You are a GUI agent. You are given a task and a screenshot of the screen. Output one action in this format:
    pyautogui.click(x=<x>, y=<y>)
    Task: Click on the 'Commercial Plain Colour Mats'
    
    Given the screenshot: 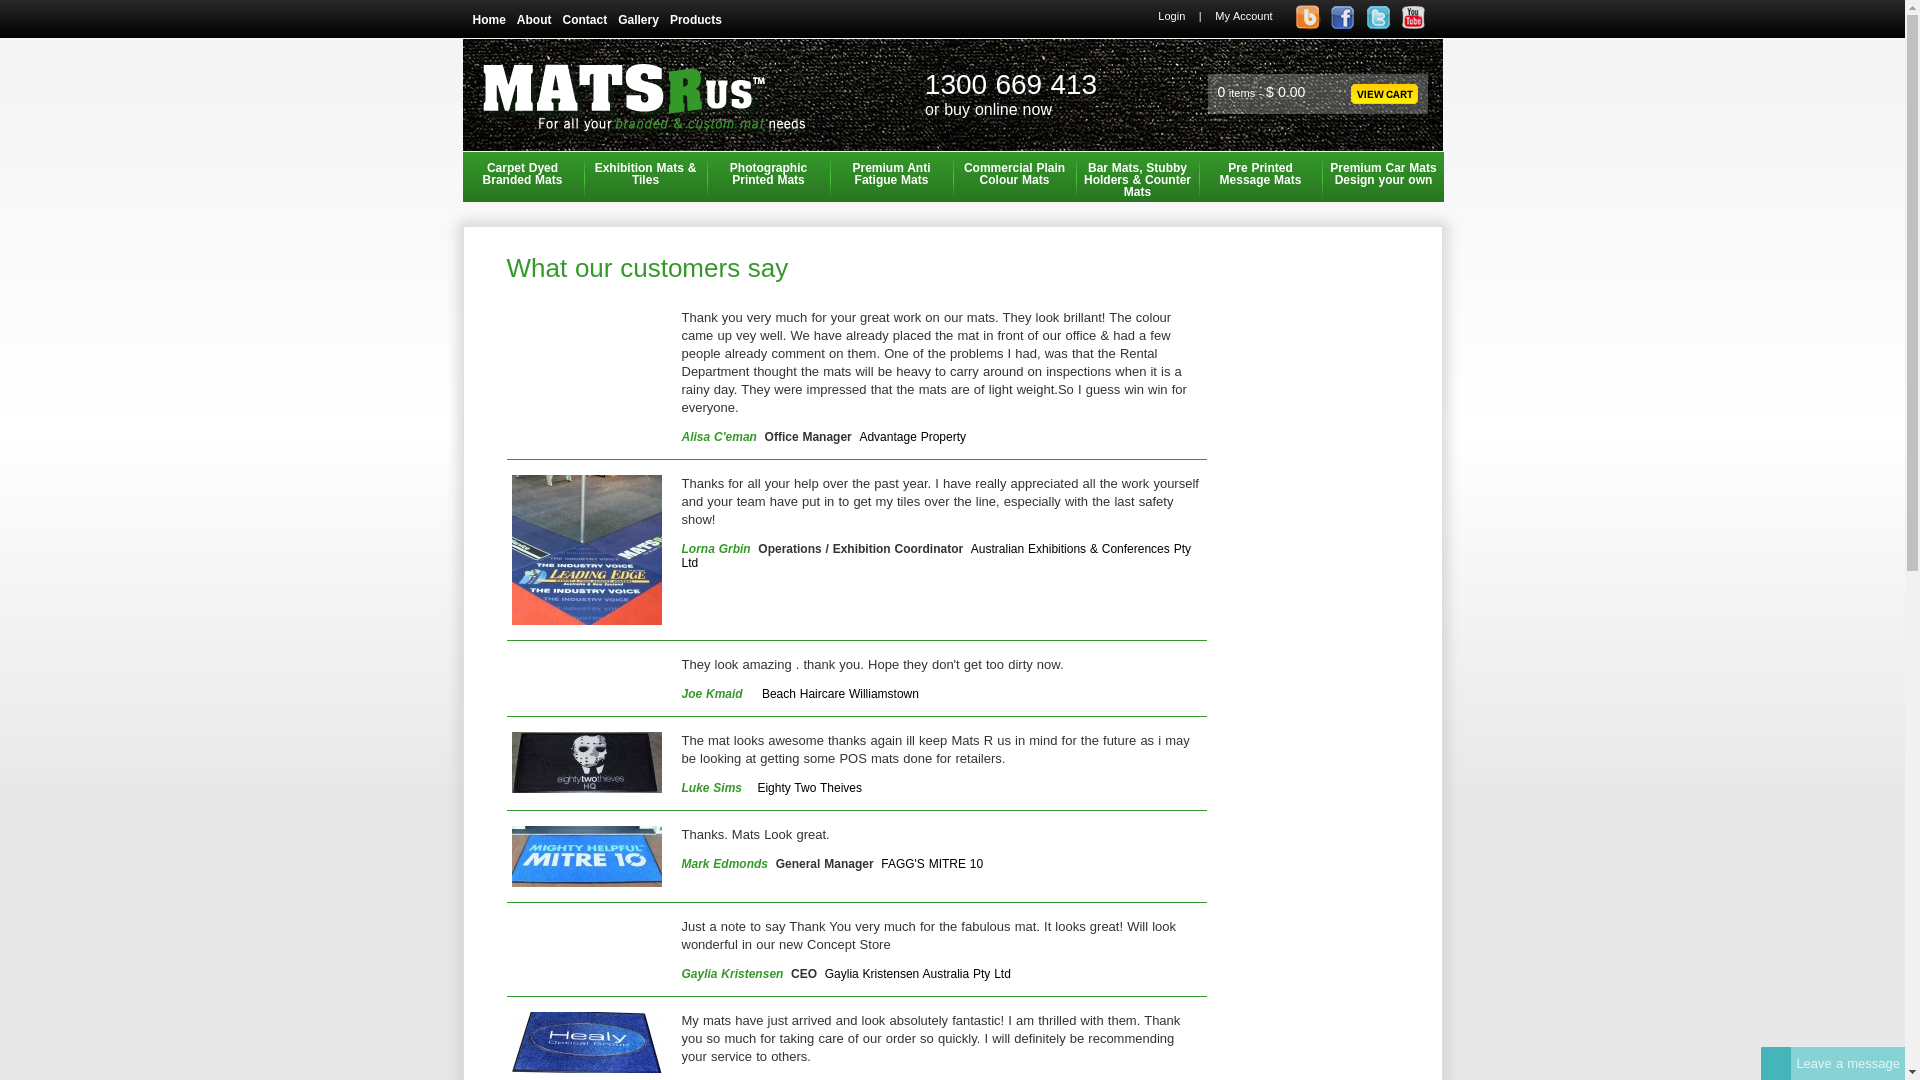 What is the action you would take?
    pyautogui.click(x=953, y=176)
    